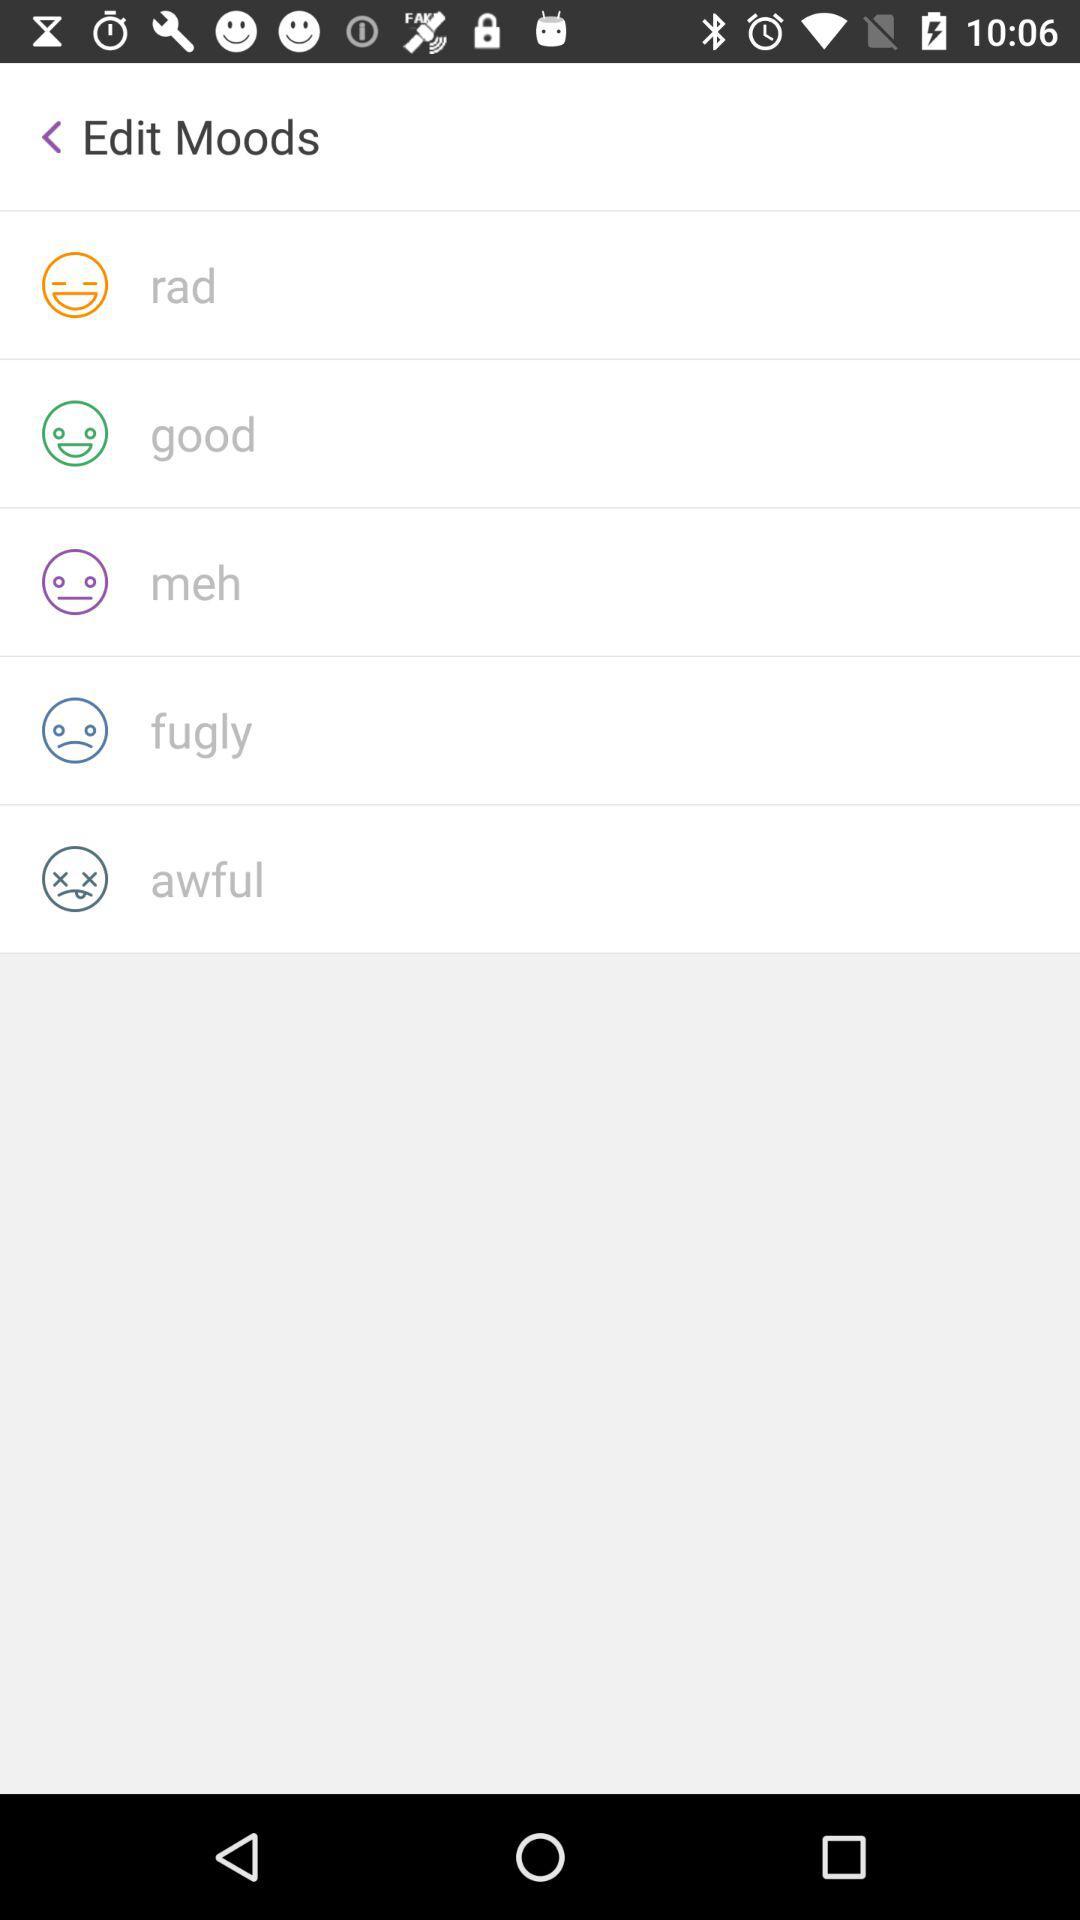 Image resolution: width=1080 pixels, height=1920 pixels. I want to click on dissatisfied emoji, so click(613, 580).